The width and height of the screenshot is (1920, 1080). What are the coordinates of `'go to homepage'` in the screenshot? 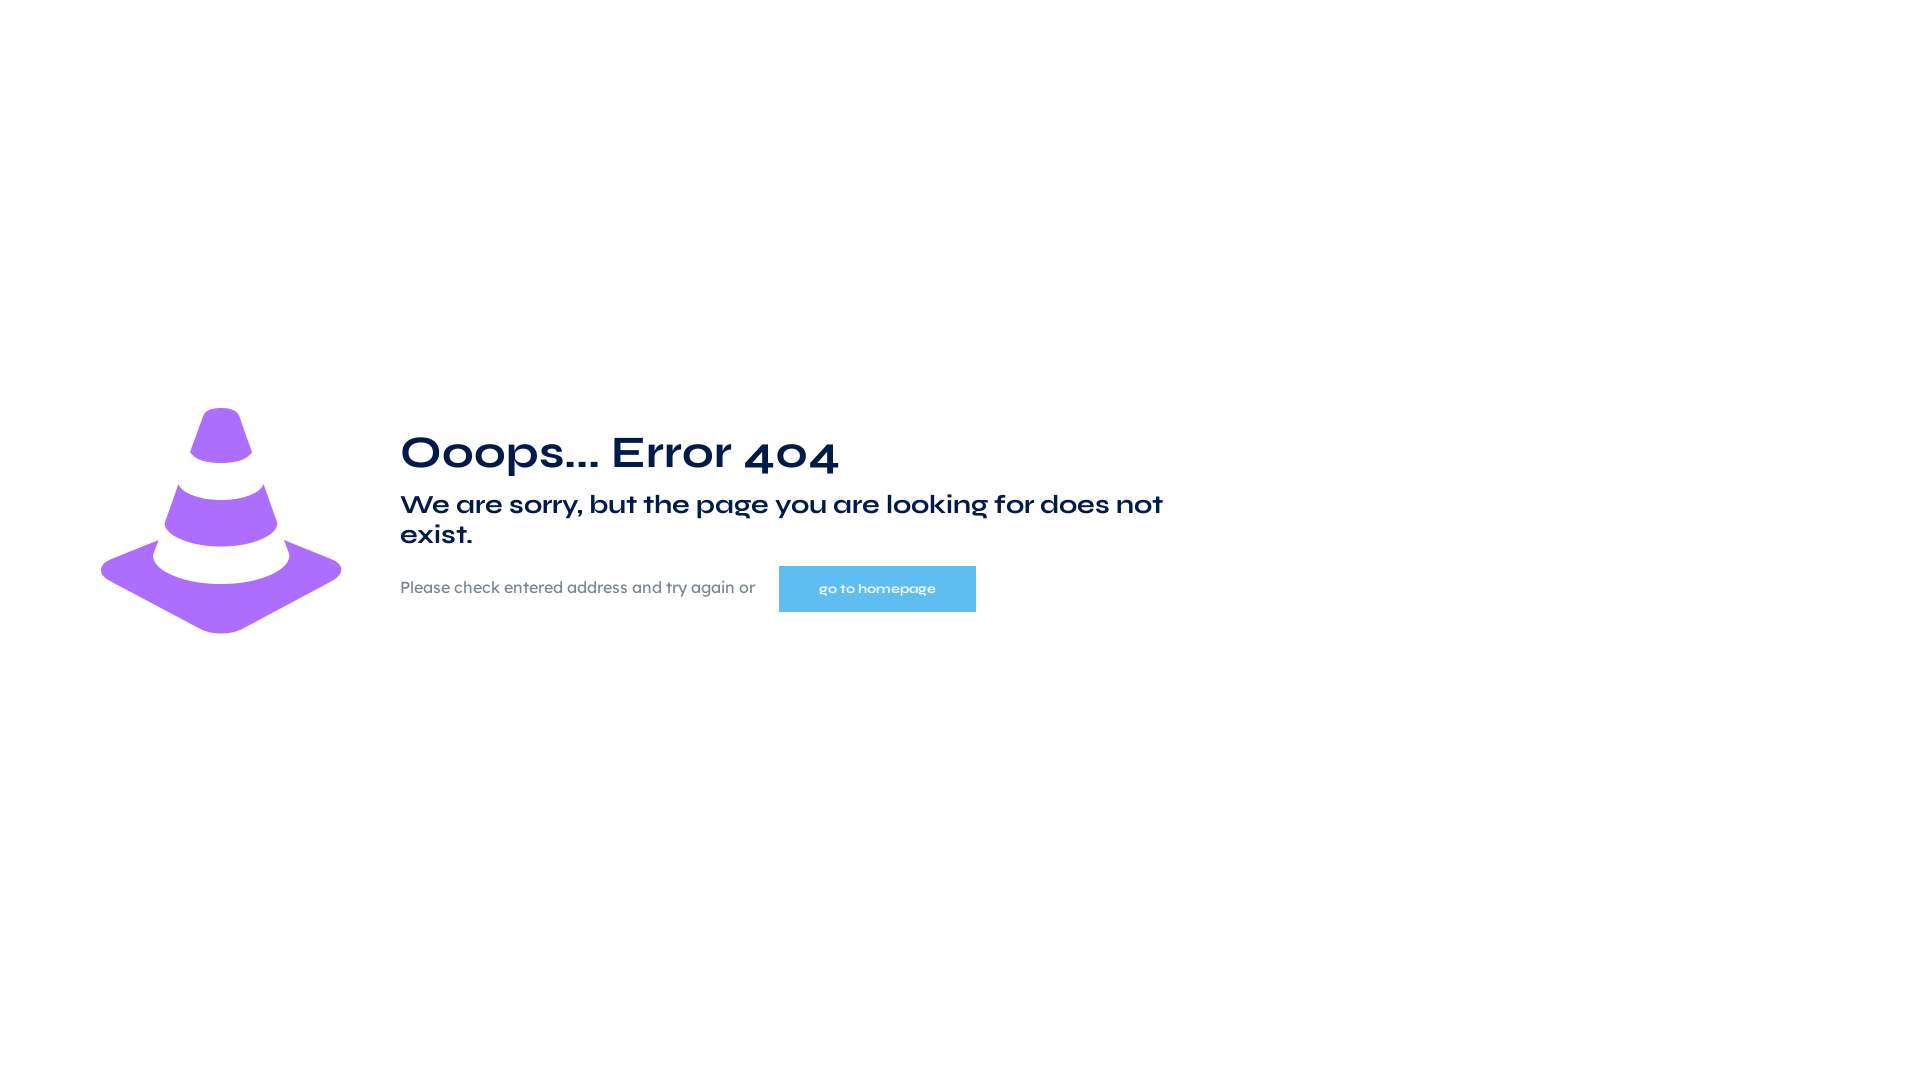 It's located at (877, 588).